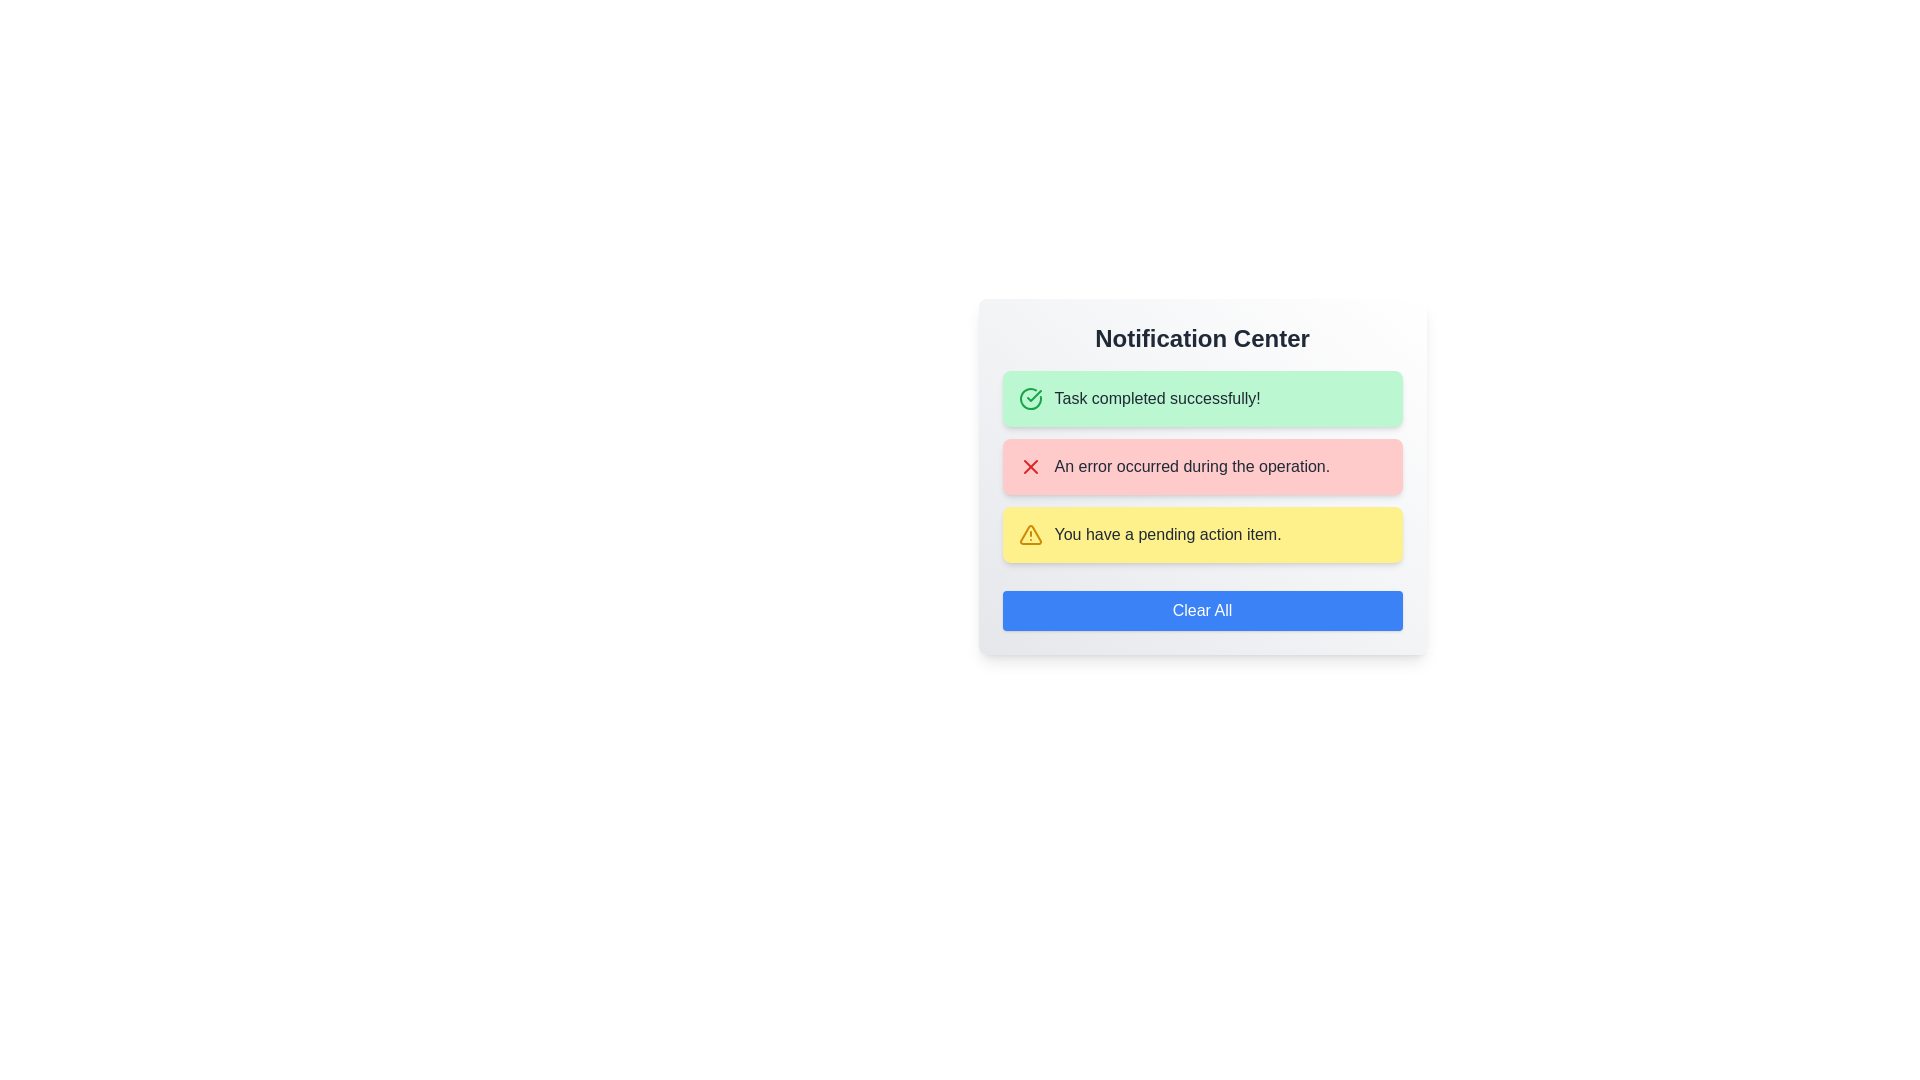  Describe the element at coordinates (1201, 398) in the screenshot. I see `text content of the first notification card in the 'Notification Center' dialog box, located directly below the title 'Notification Center'` at that location.